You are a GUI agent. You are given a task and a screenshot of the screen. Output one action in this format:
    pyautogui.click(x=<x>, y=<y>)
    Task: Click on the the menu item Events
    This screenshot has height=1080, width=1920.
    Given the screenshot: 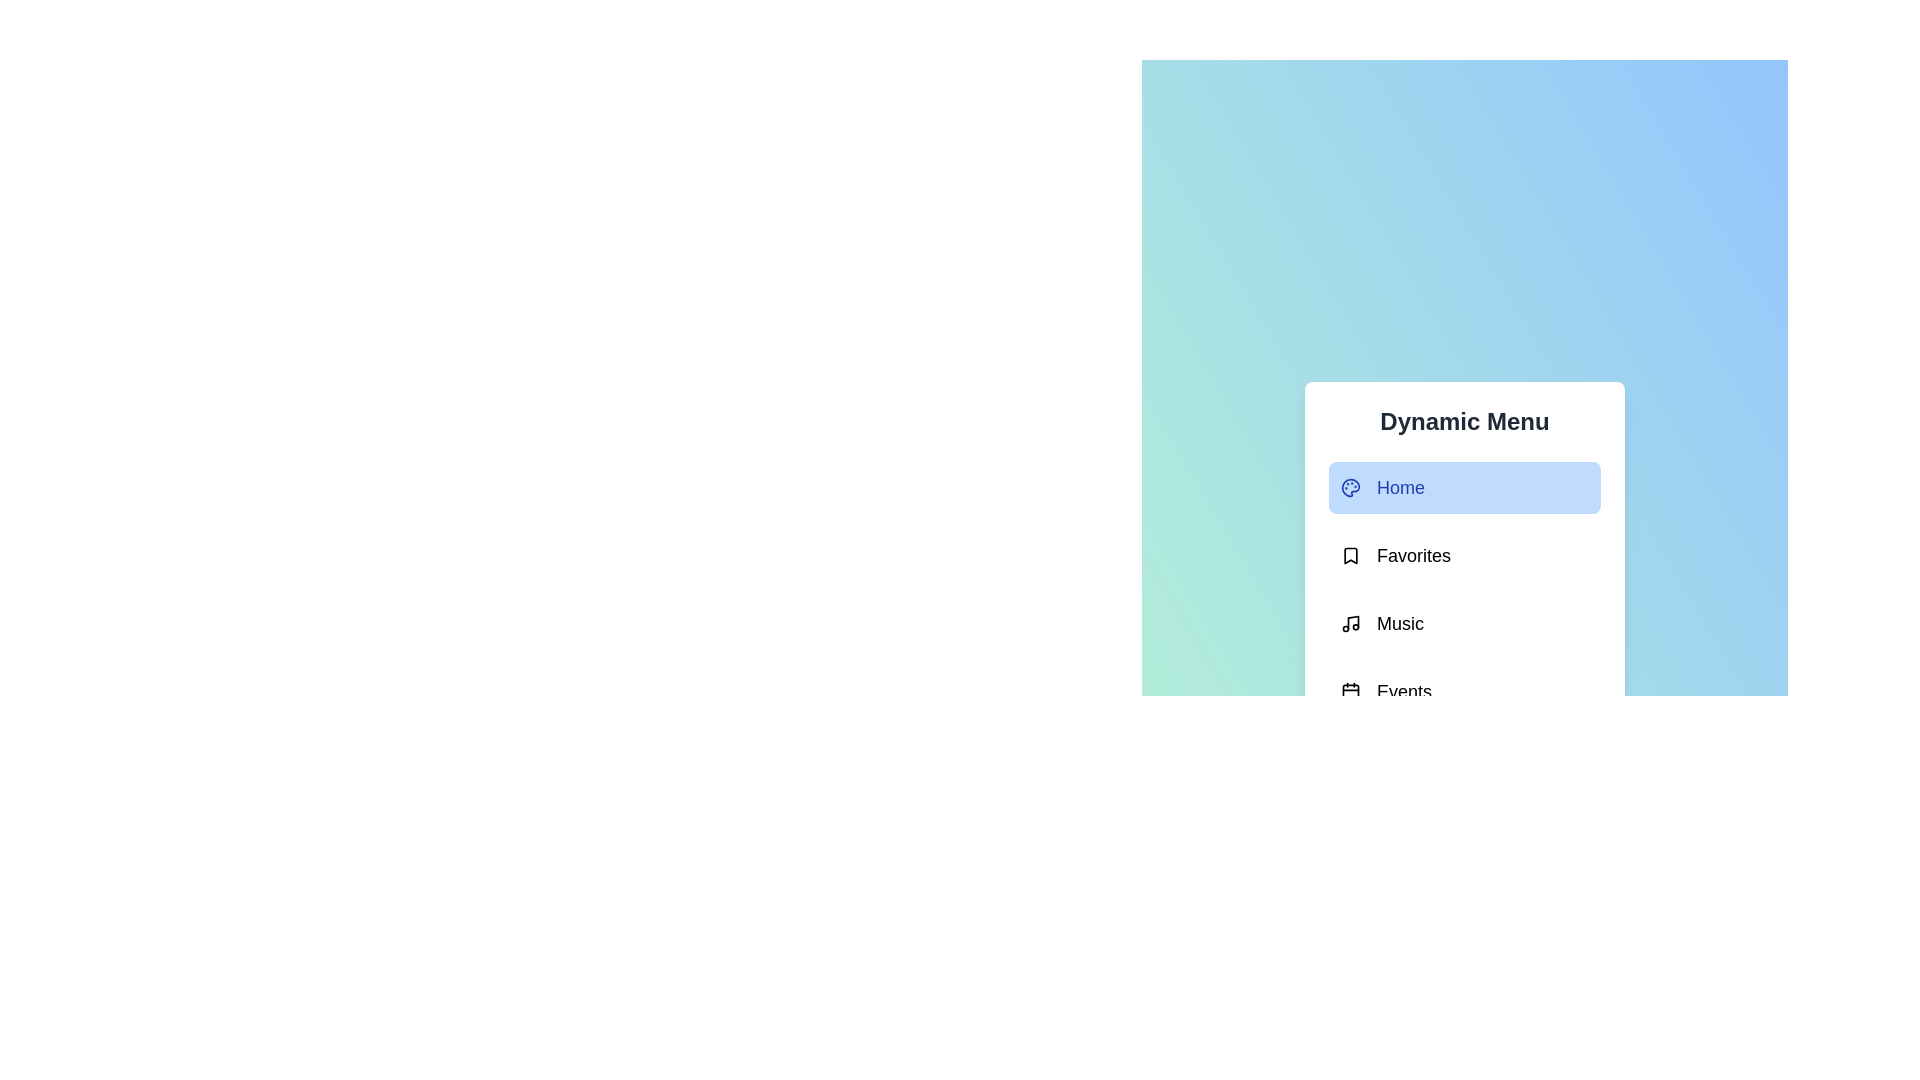 What is the action you would take?
    pyautogui.click(x=1464, y=690)
    